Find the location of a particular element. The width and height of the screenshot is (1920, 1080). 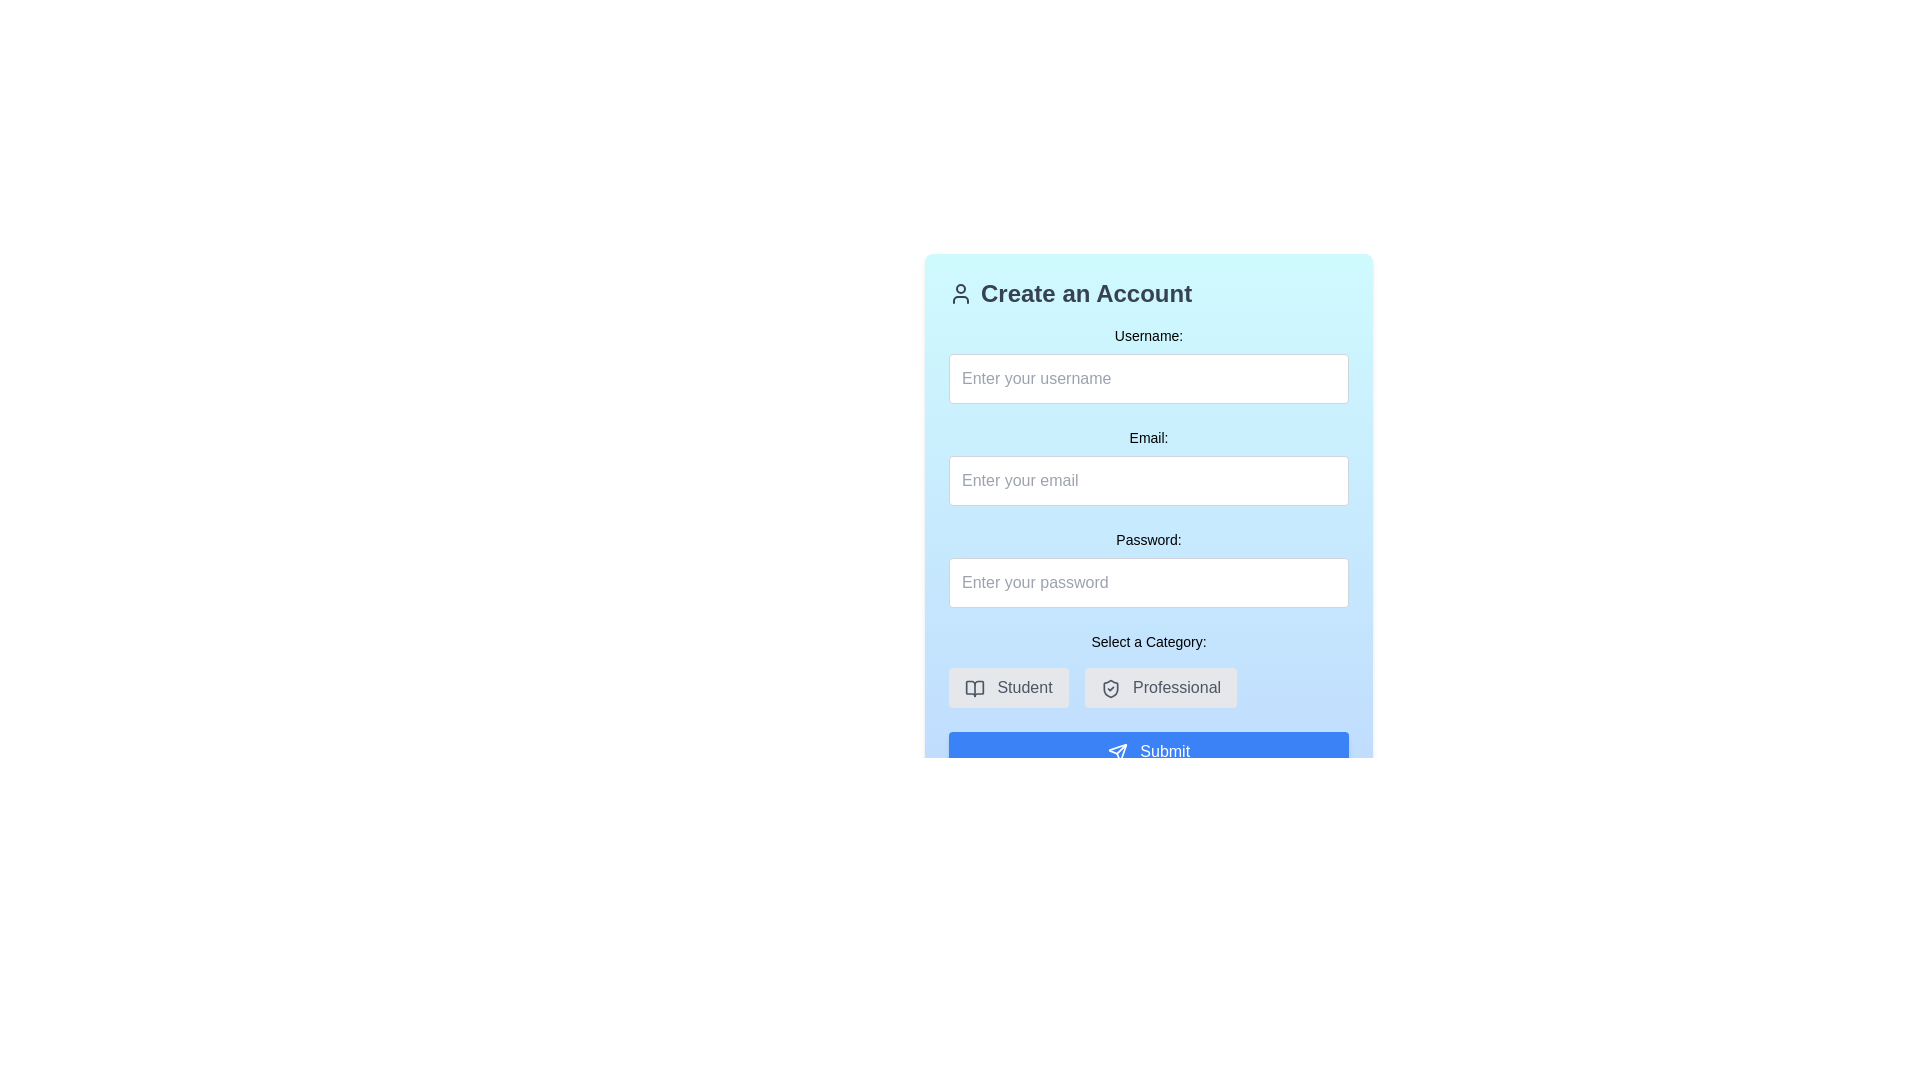

'Username:' label, which is a textual label in medium-sized font with a black font on a light blue background, located at the top of the form above the username input field is located at coordinates (1148, 334).